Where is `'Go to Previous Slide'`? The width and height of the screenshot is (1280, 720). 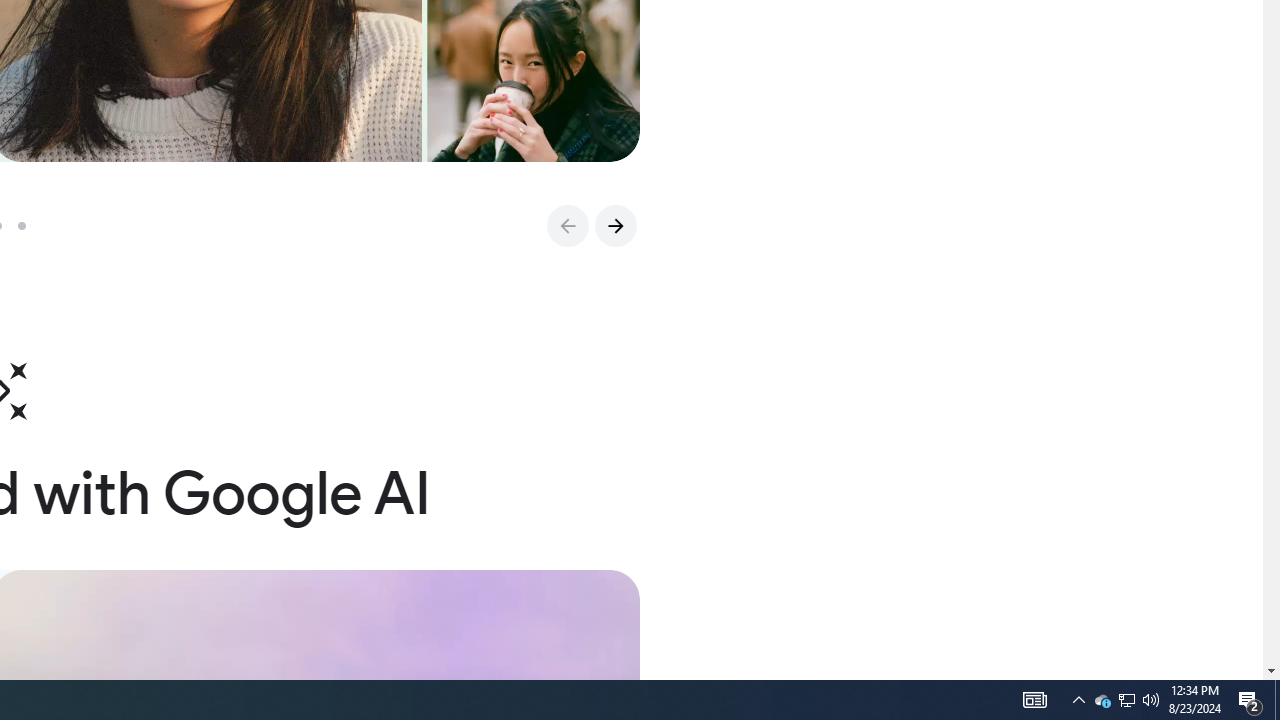
'Go to Previous Slide' is located at coordinates (566, 225).